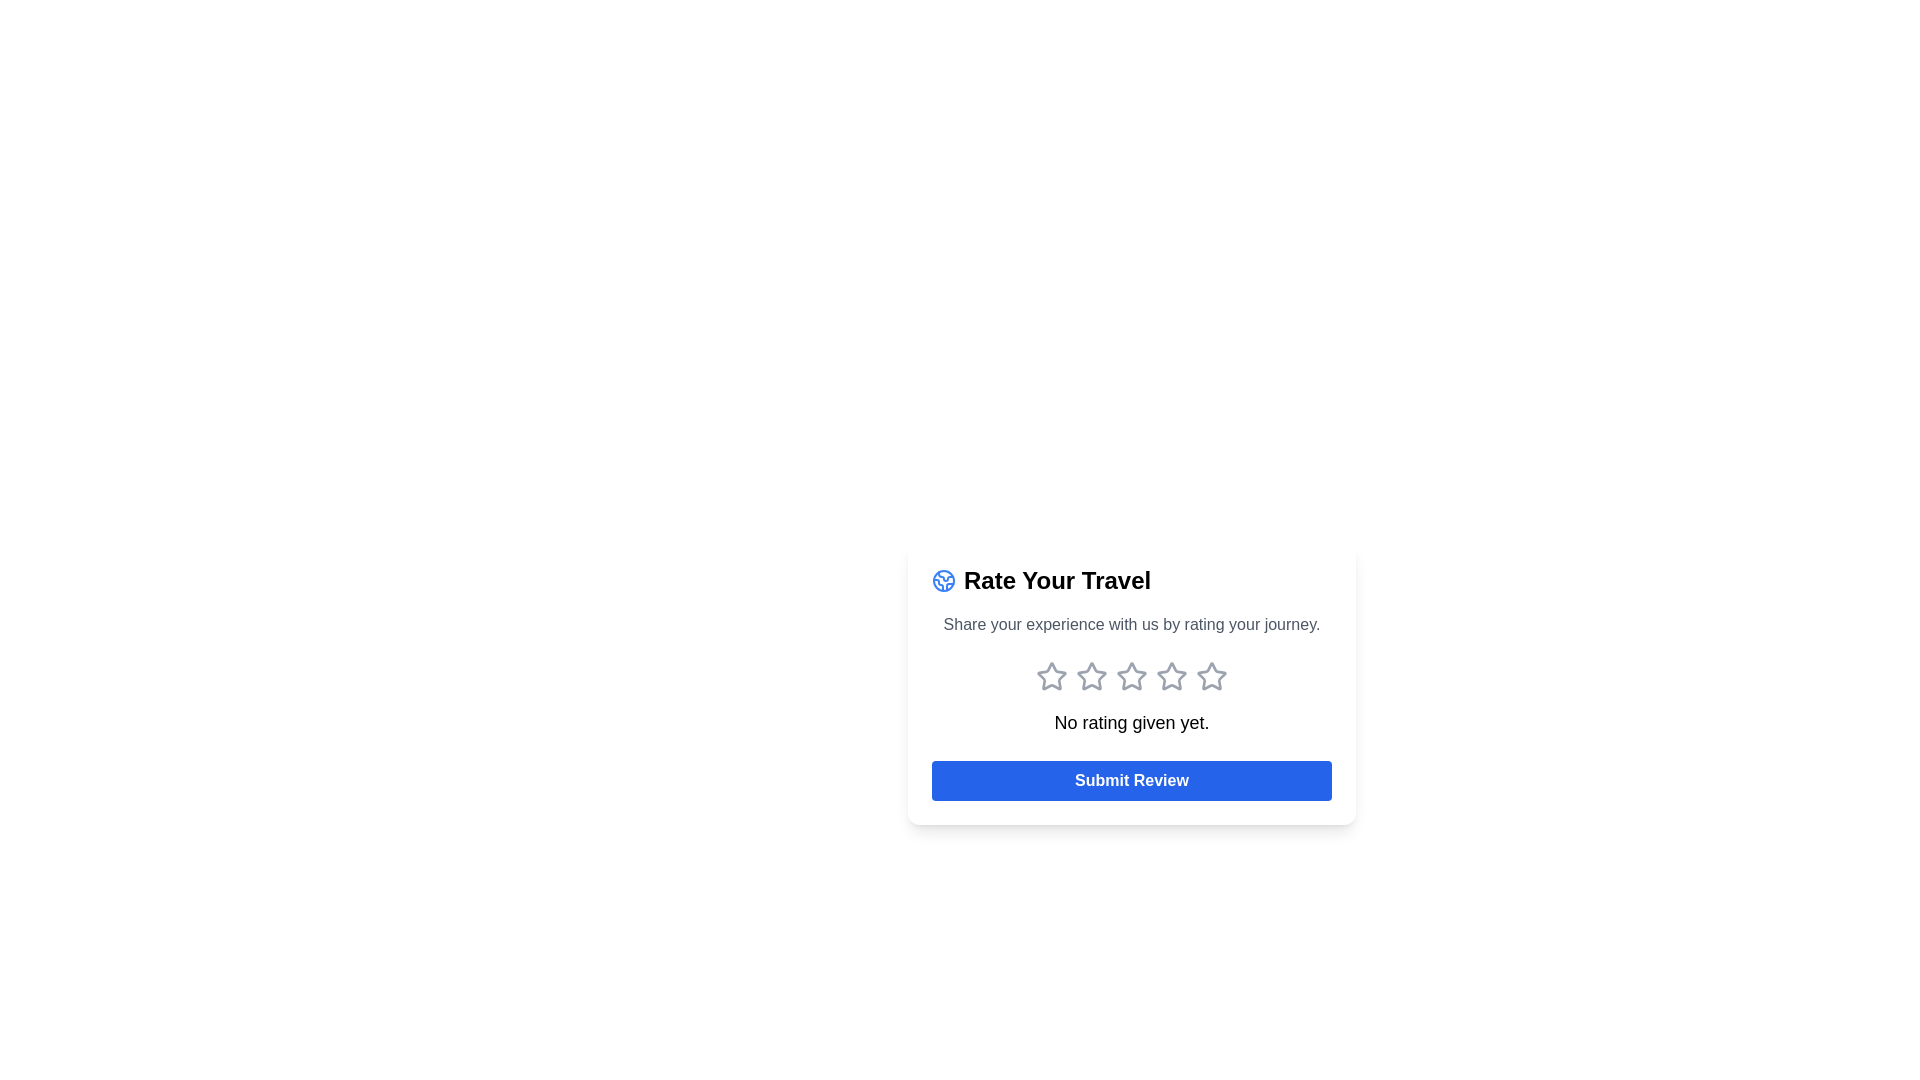 The image size is (1920, 1080). I want to click on the one-star rating button located at the first position in the horizontal array of five star-shaped icons, beneath the label 'Share your experience with us by rating your journey' and above 'No rating given yet.', so click(1050, 676).